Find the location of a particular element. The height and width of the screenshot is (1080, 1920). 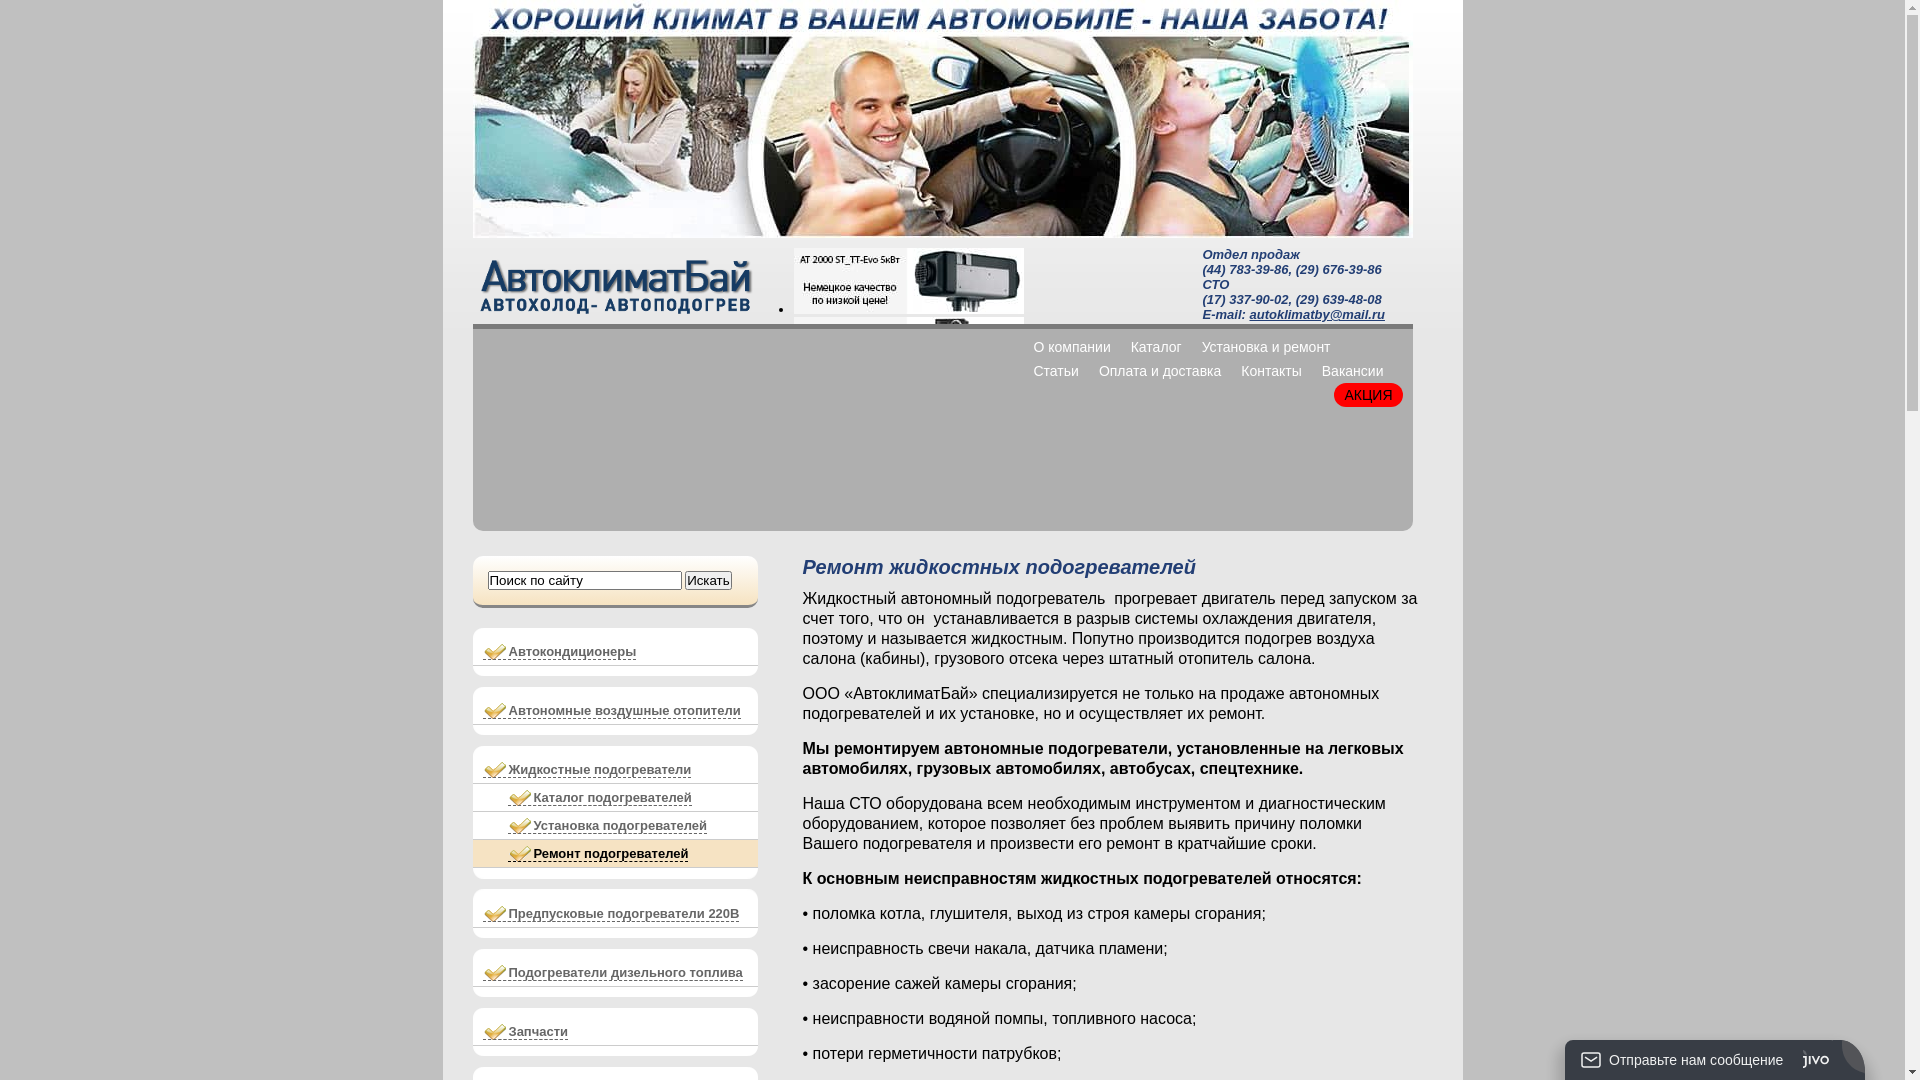

'(29) 676-39-86' is located at coordinates (1339, 268).